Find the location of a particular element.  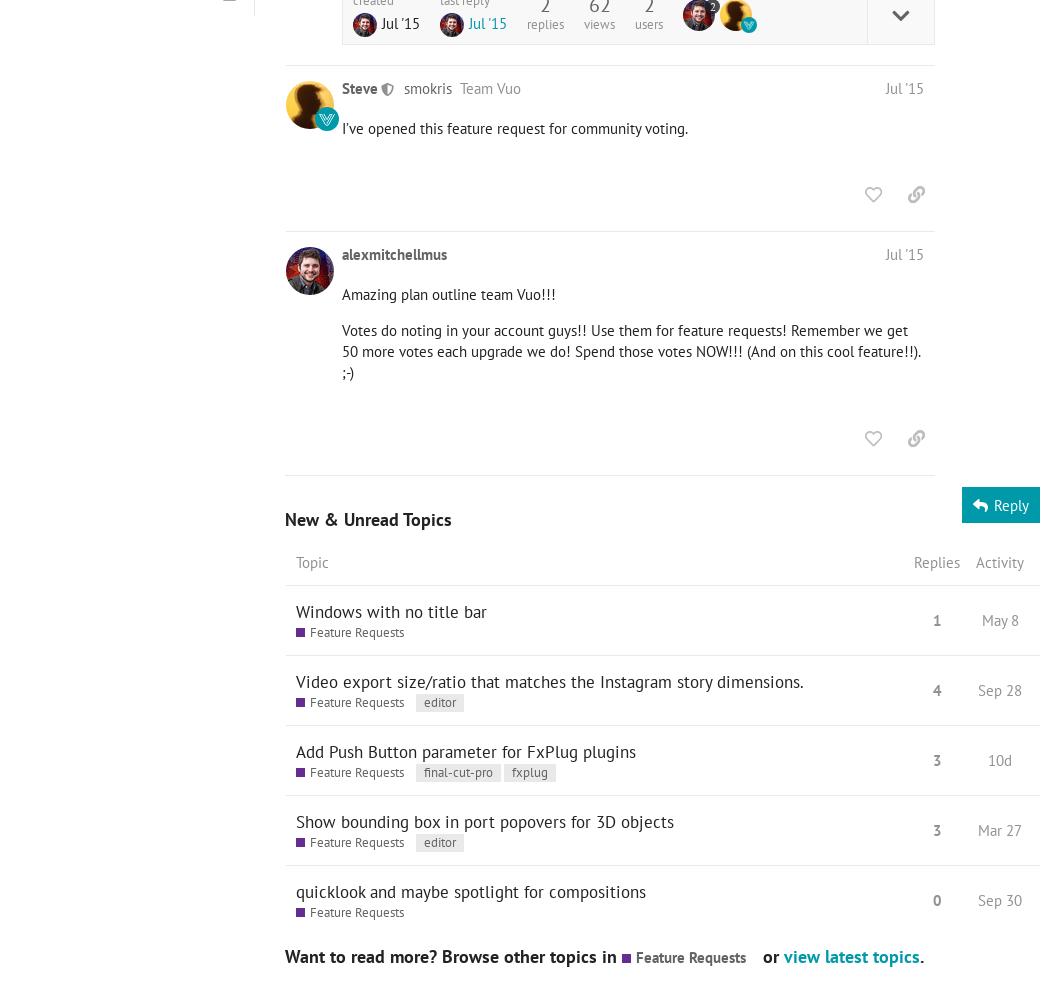

'alexmitchellmus' is located at coordinates (394, 253).